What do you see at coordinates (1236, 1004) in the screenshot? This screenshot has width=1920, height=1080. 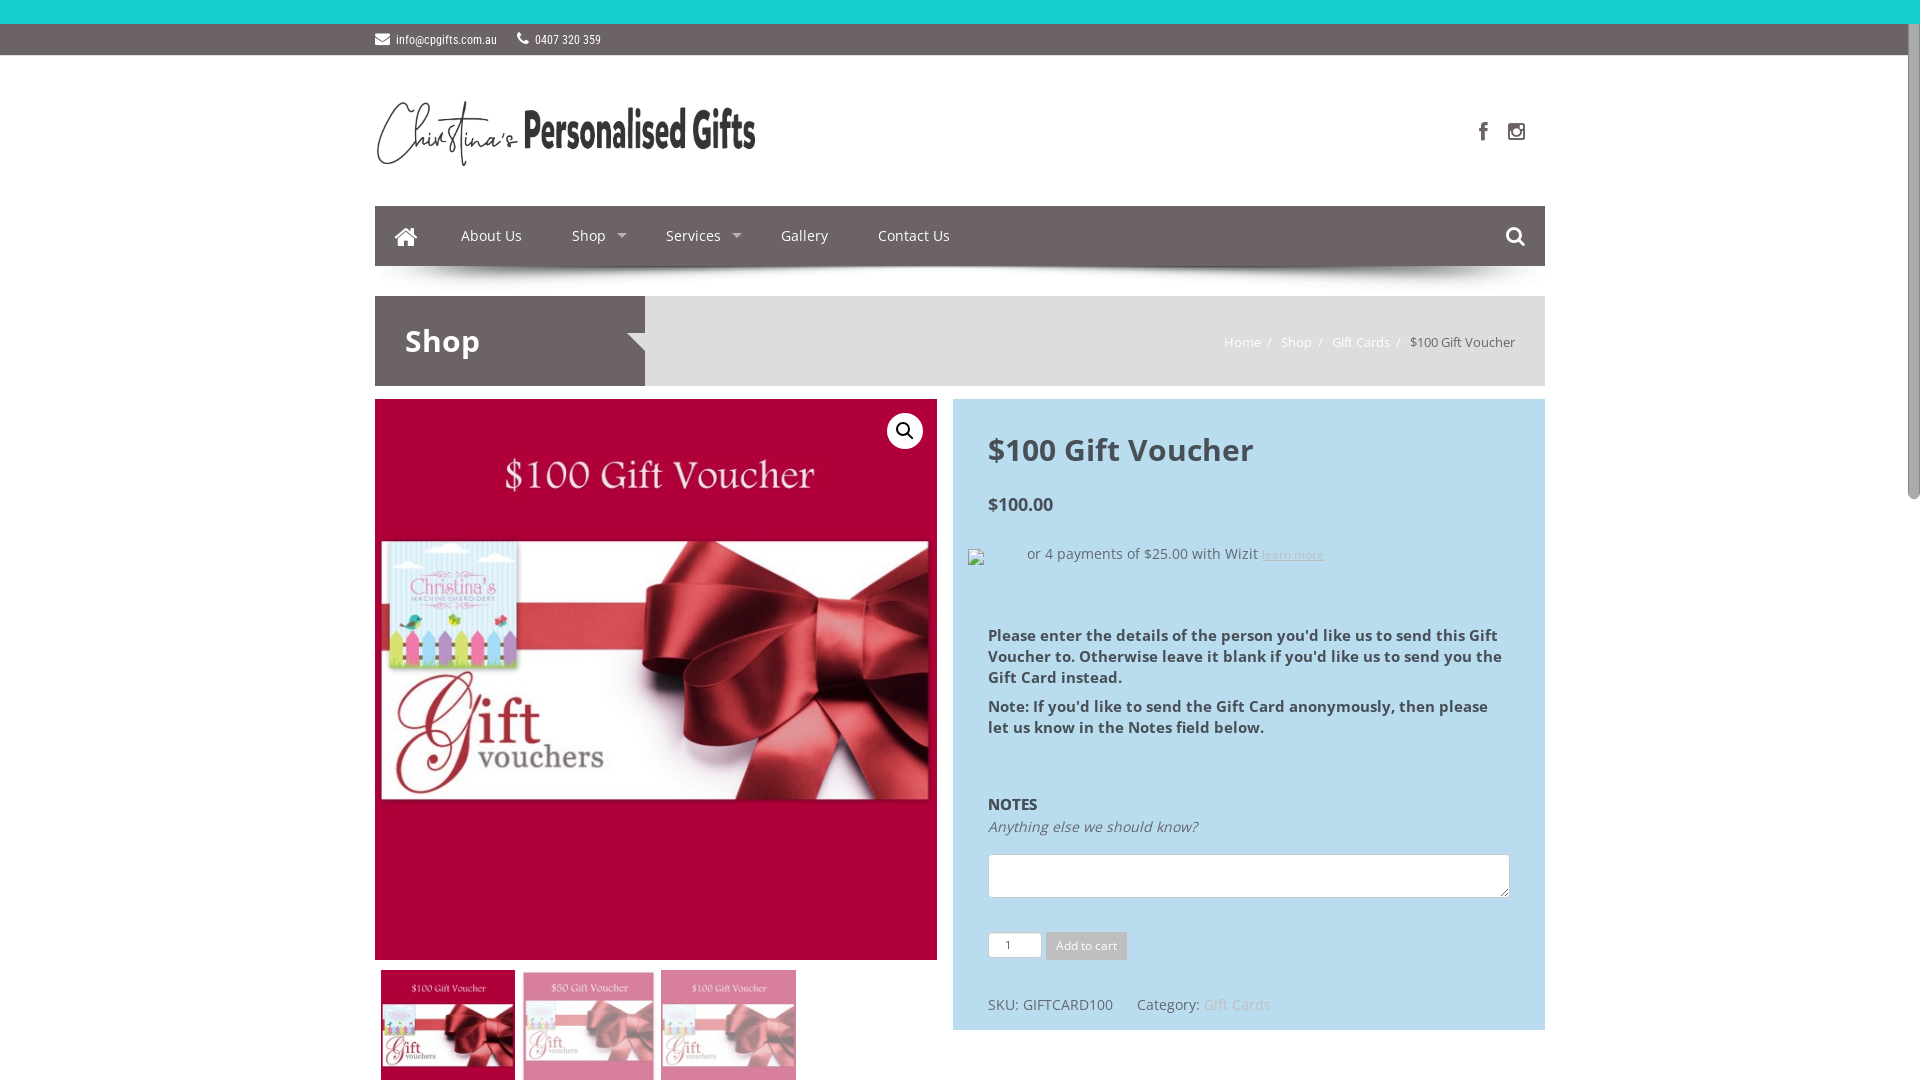 I see `'Gift Cards'` at bounding box center [1236, 1004].